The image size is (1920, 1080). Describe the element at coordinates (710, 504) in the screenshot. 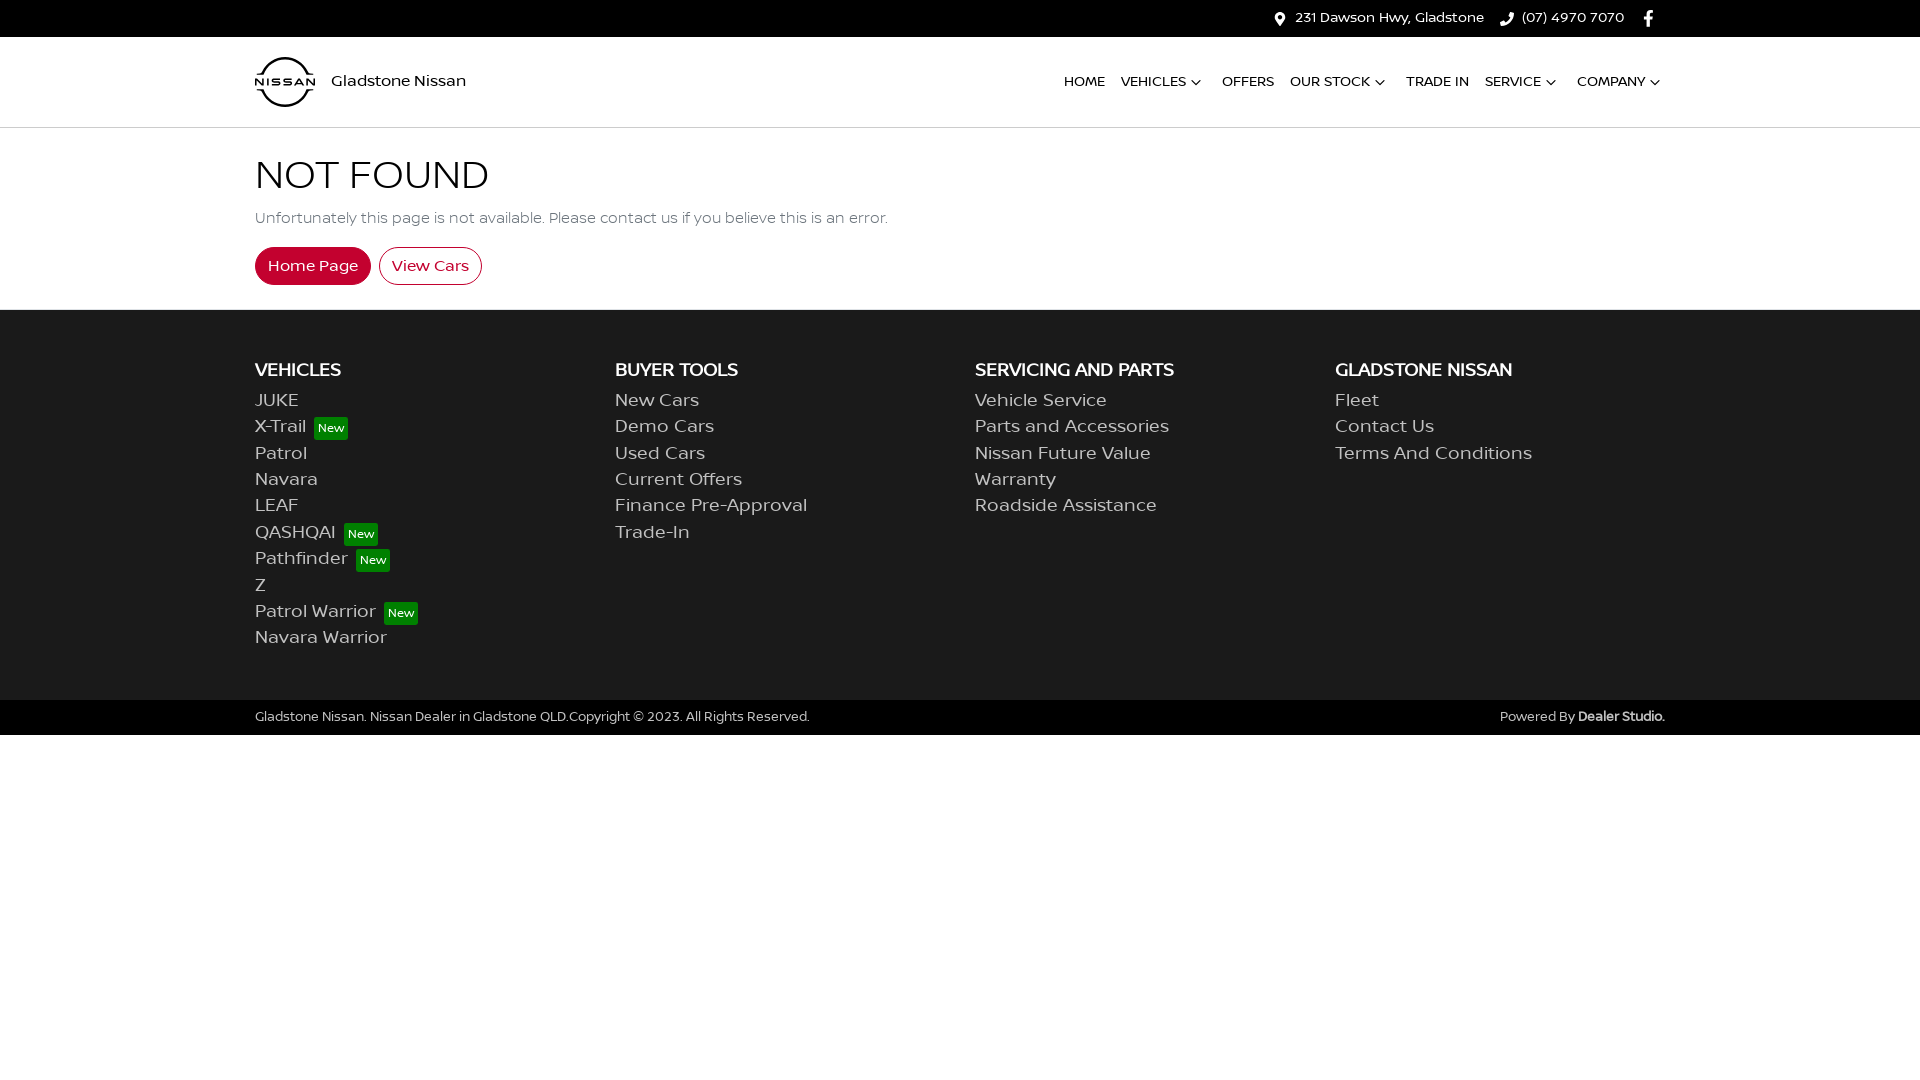

I see `'Finance Pre-Approval'` at that location.